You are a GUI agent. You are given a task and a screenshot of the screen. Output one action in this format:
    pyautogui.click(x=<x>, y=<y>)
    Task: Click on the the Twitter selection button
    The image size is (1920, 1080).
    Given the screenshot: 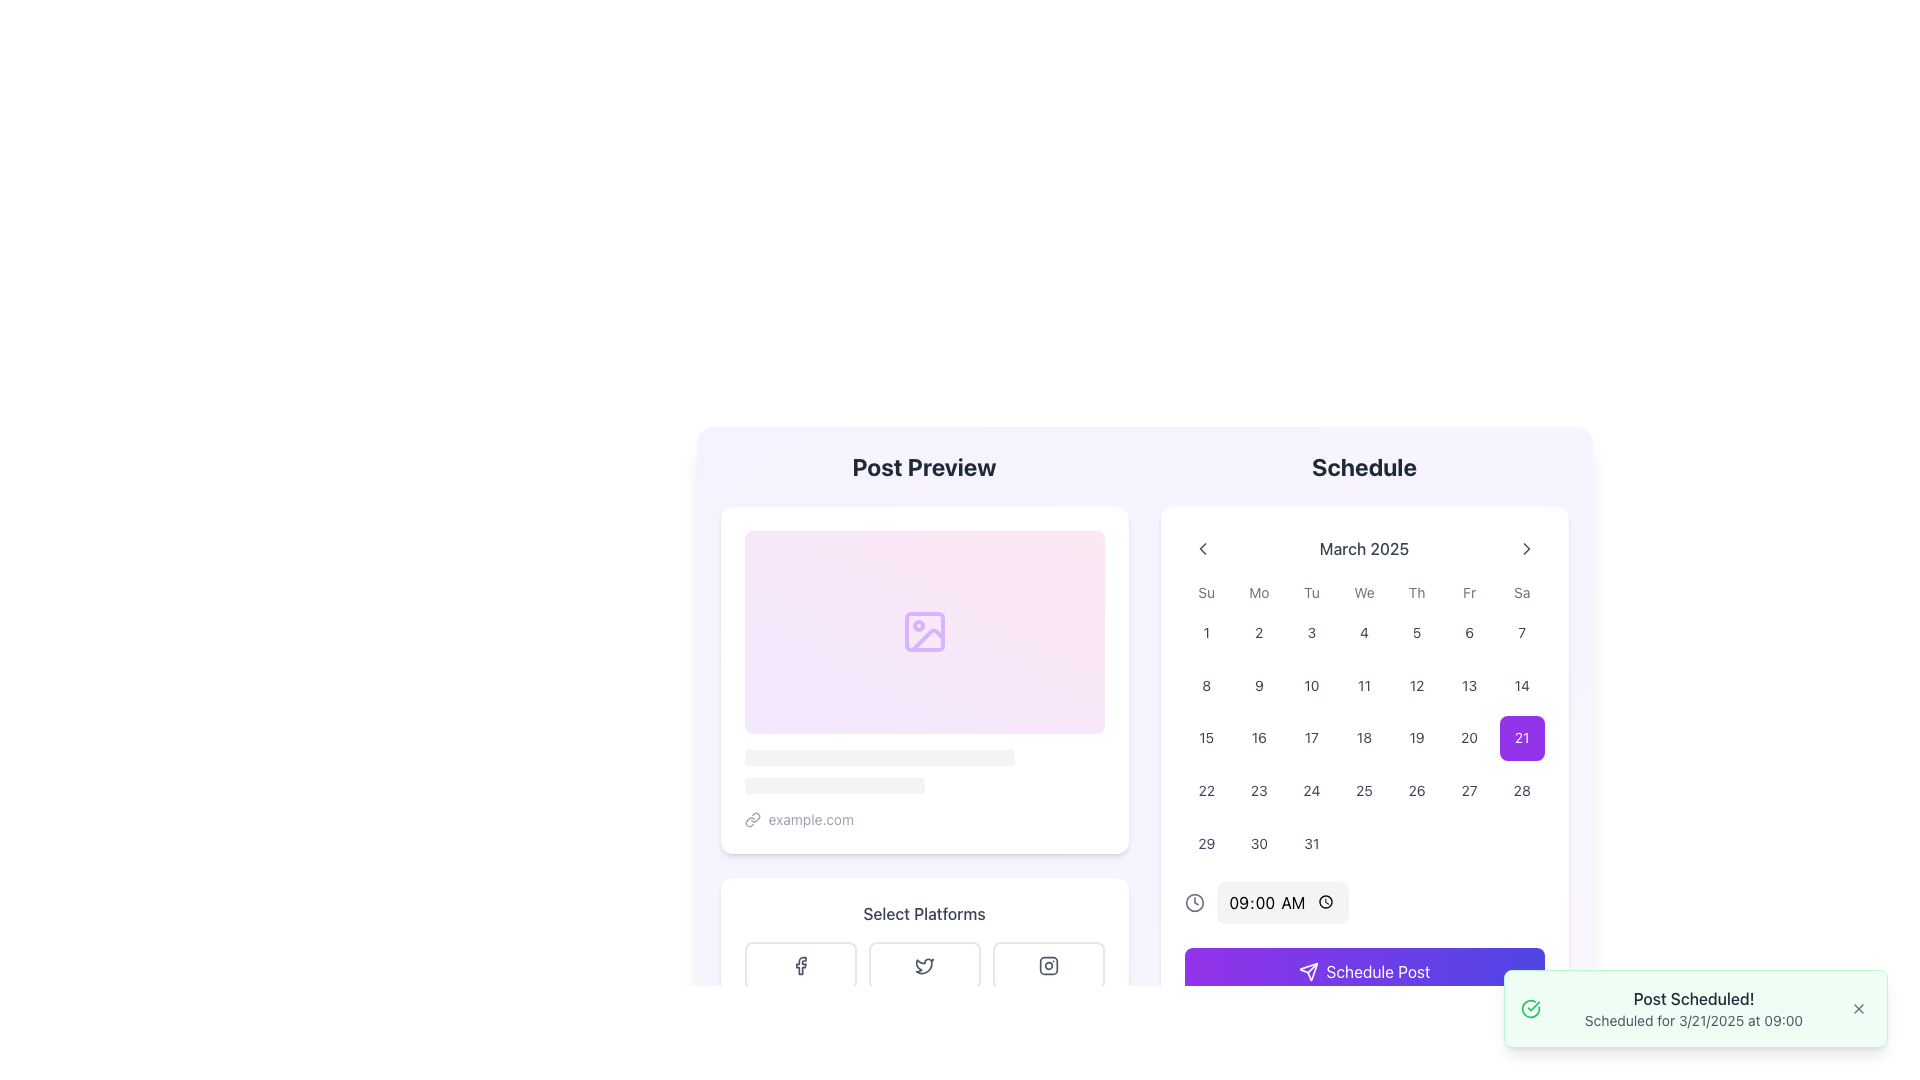 What is the action you would take?
    pyautogui.click(x=923, y=964)
    